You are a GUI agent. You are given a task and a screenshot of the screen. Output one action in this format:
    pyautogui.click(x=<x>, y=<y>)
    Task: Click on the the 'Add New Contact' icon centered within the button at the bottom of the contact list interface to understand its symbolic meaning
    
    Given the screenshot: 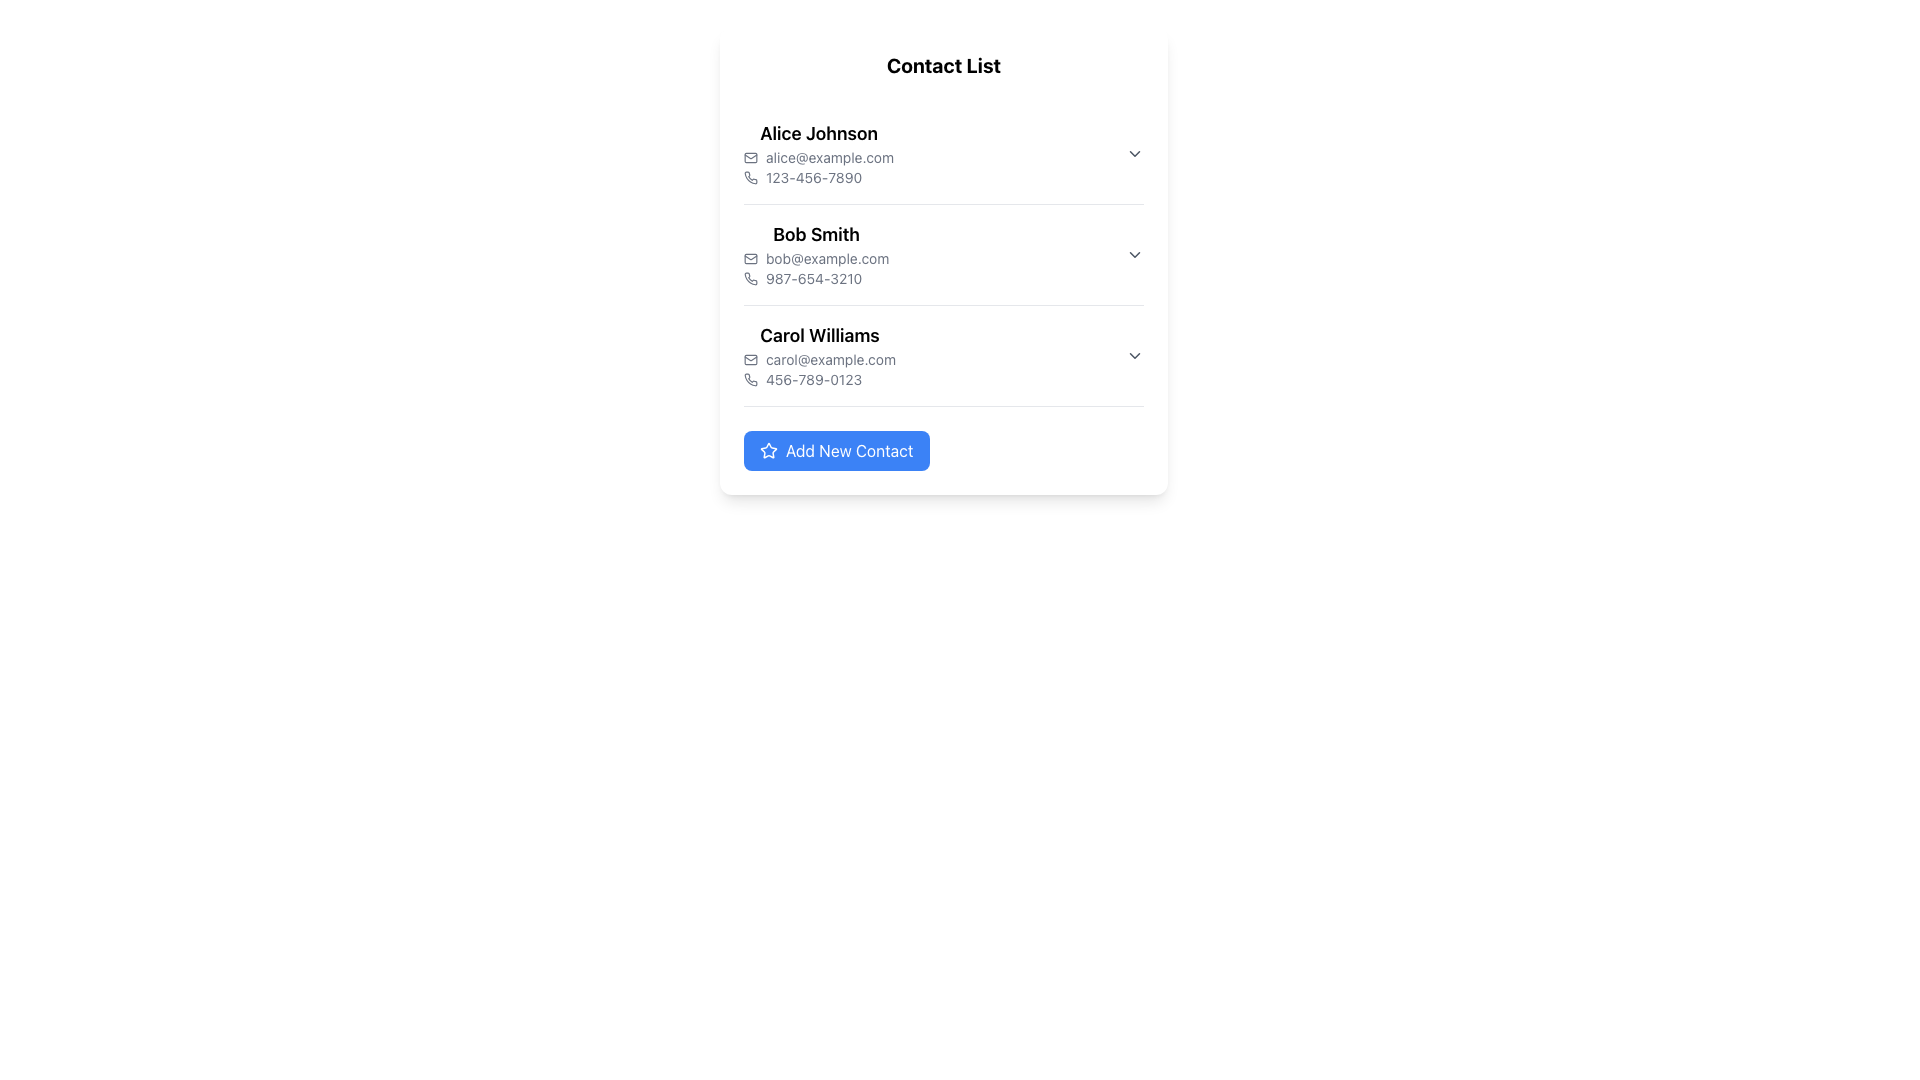 What is the action you would take?
    pyautogui.click(x=767, y=450)
    